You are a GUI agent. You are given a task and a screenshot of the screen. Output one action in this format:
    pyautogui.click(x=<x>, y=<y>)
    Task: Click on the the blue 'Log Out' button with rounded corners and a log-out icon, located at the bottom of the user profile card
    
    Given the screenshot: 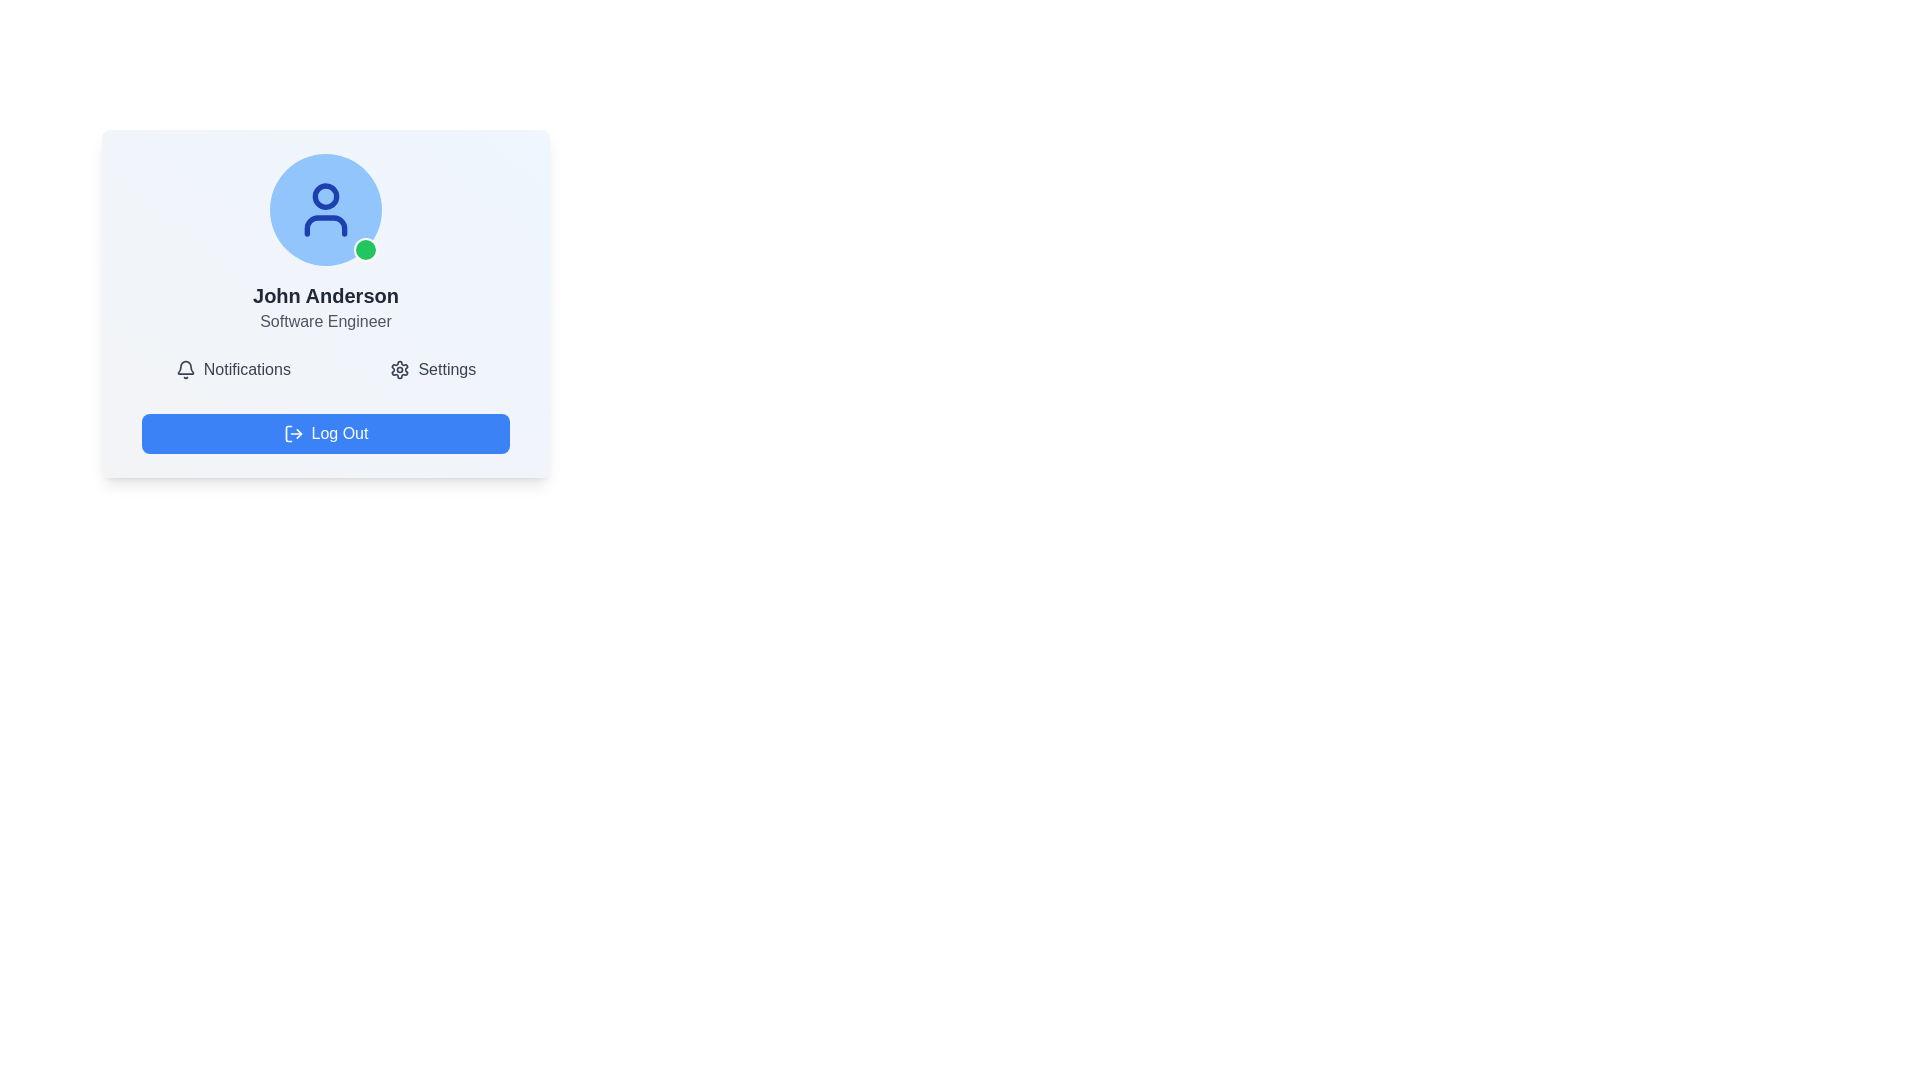 What is the action you would take?
    pyautogui.click(x=326, y=433)
    